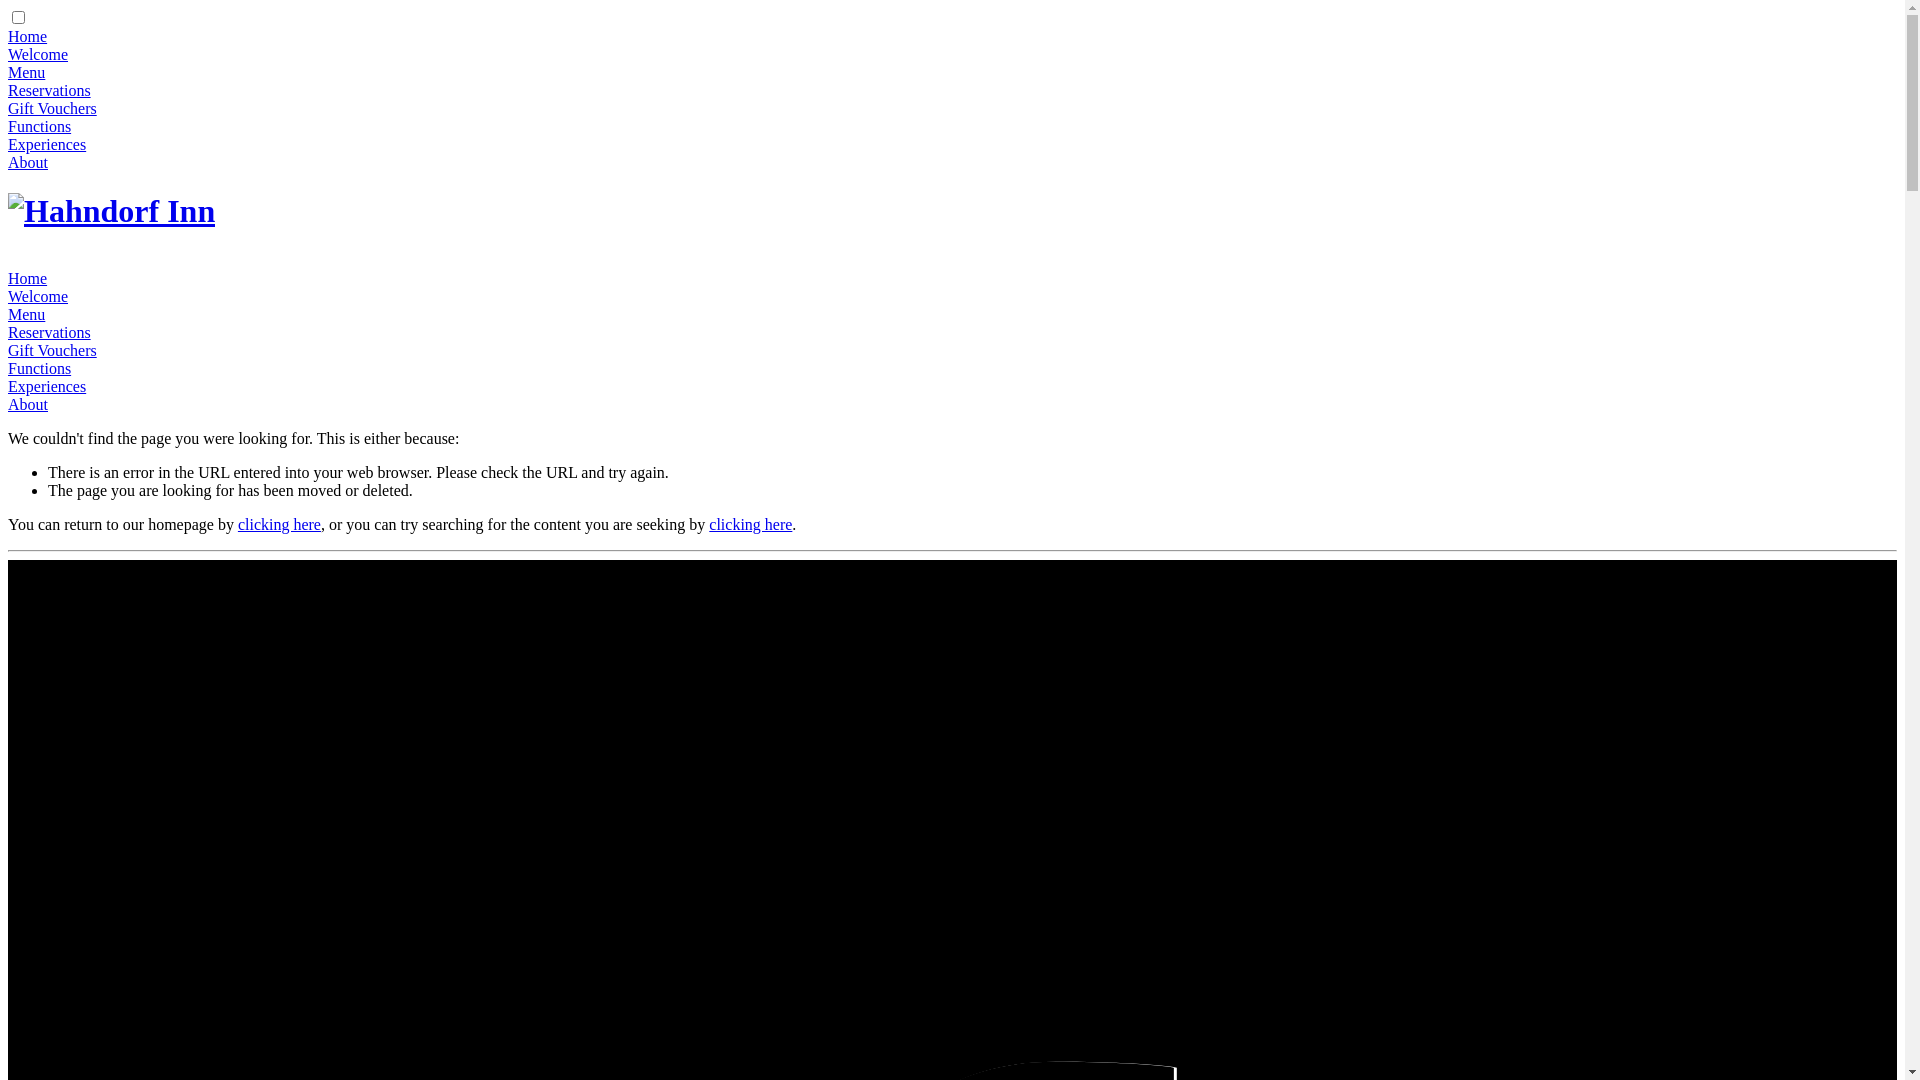 Image resolution: width=1920 pixels, height=1080 pixels. What do you see at coordinates (28, 161) in the screenshot?
I see `'About'` at bounding box center [28, 161].